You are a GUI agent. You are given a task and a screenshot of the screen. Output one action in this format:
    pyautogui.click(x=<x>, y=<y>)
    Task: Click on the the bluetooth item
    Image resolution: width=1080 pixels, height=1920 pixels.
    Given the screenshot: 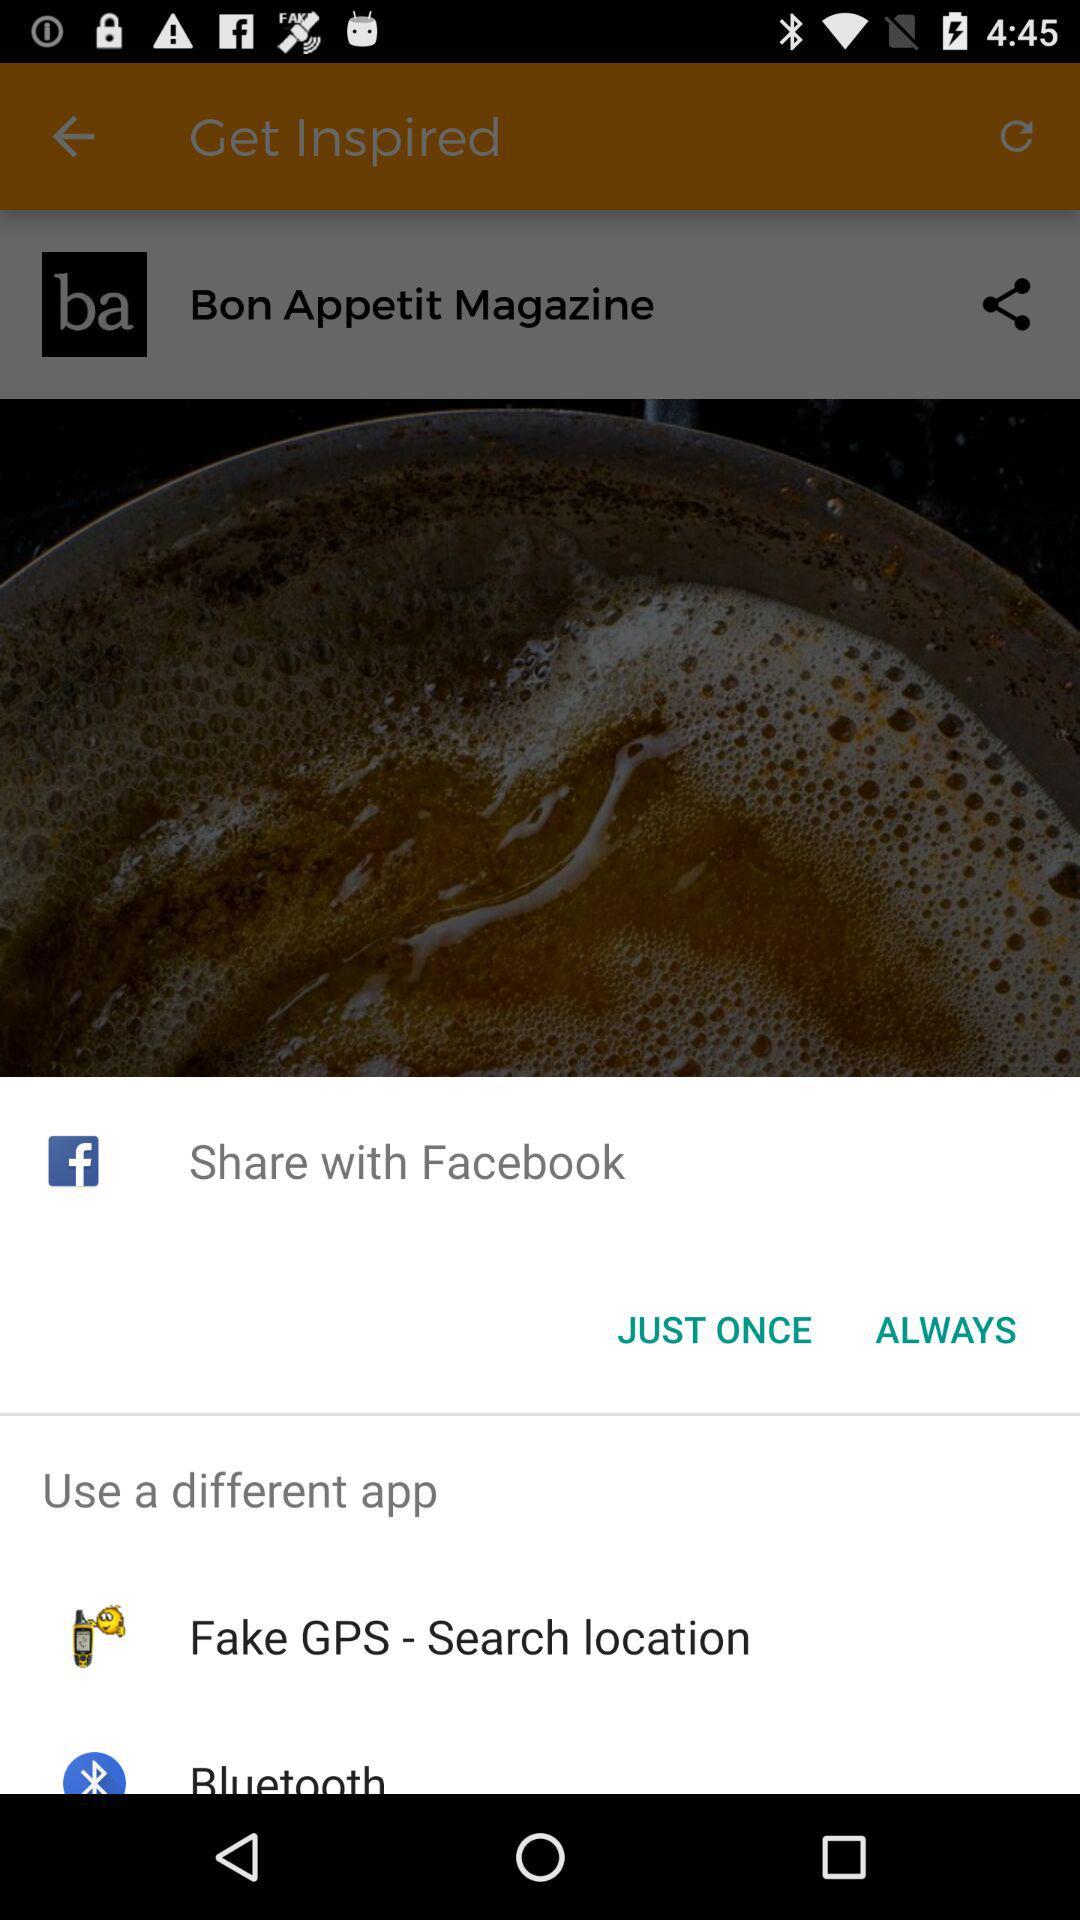 What is the action you would take?
    pyautogui.click(x=288, y=1772)
    